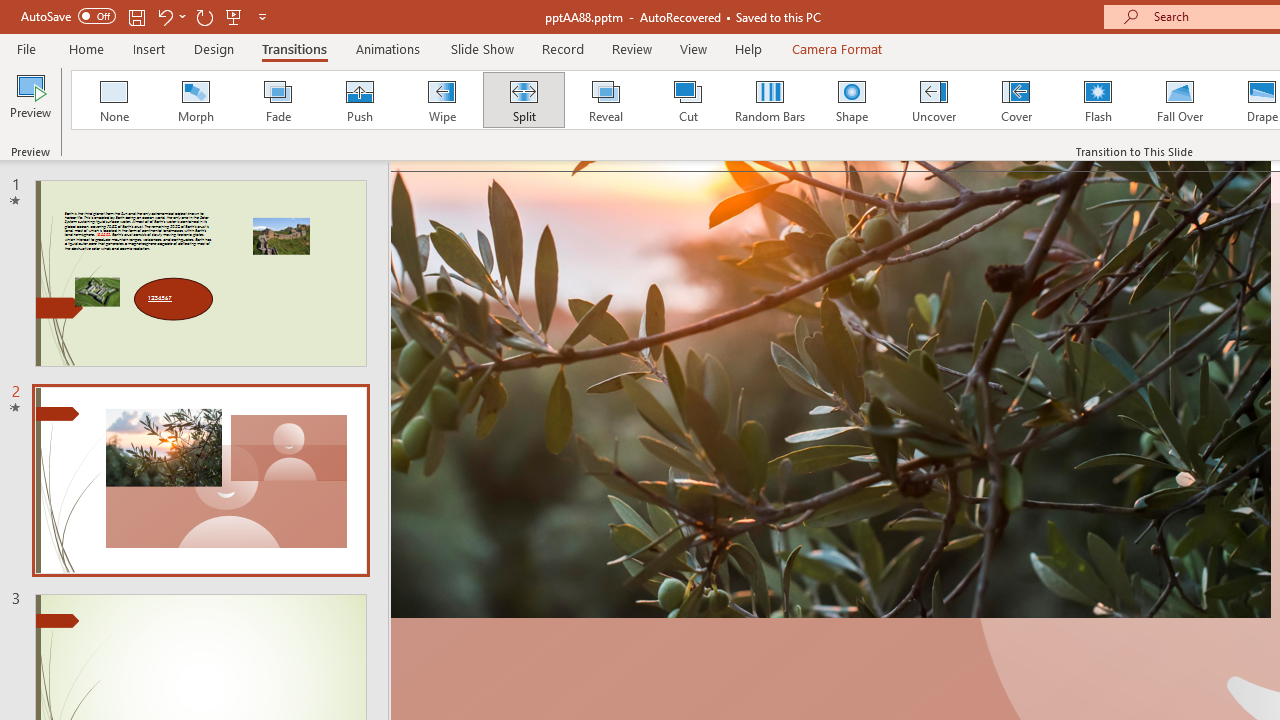 The width and height of the screenshot is (1280, 720). I want to click on 'Wipe', so click(440, 100).